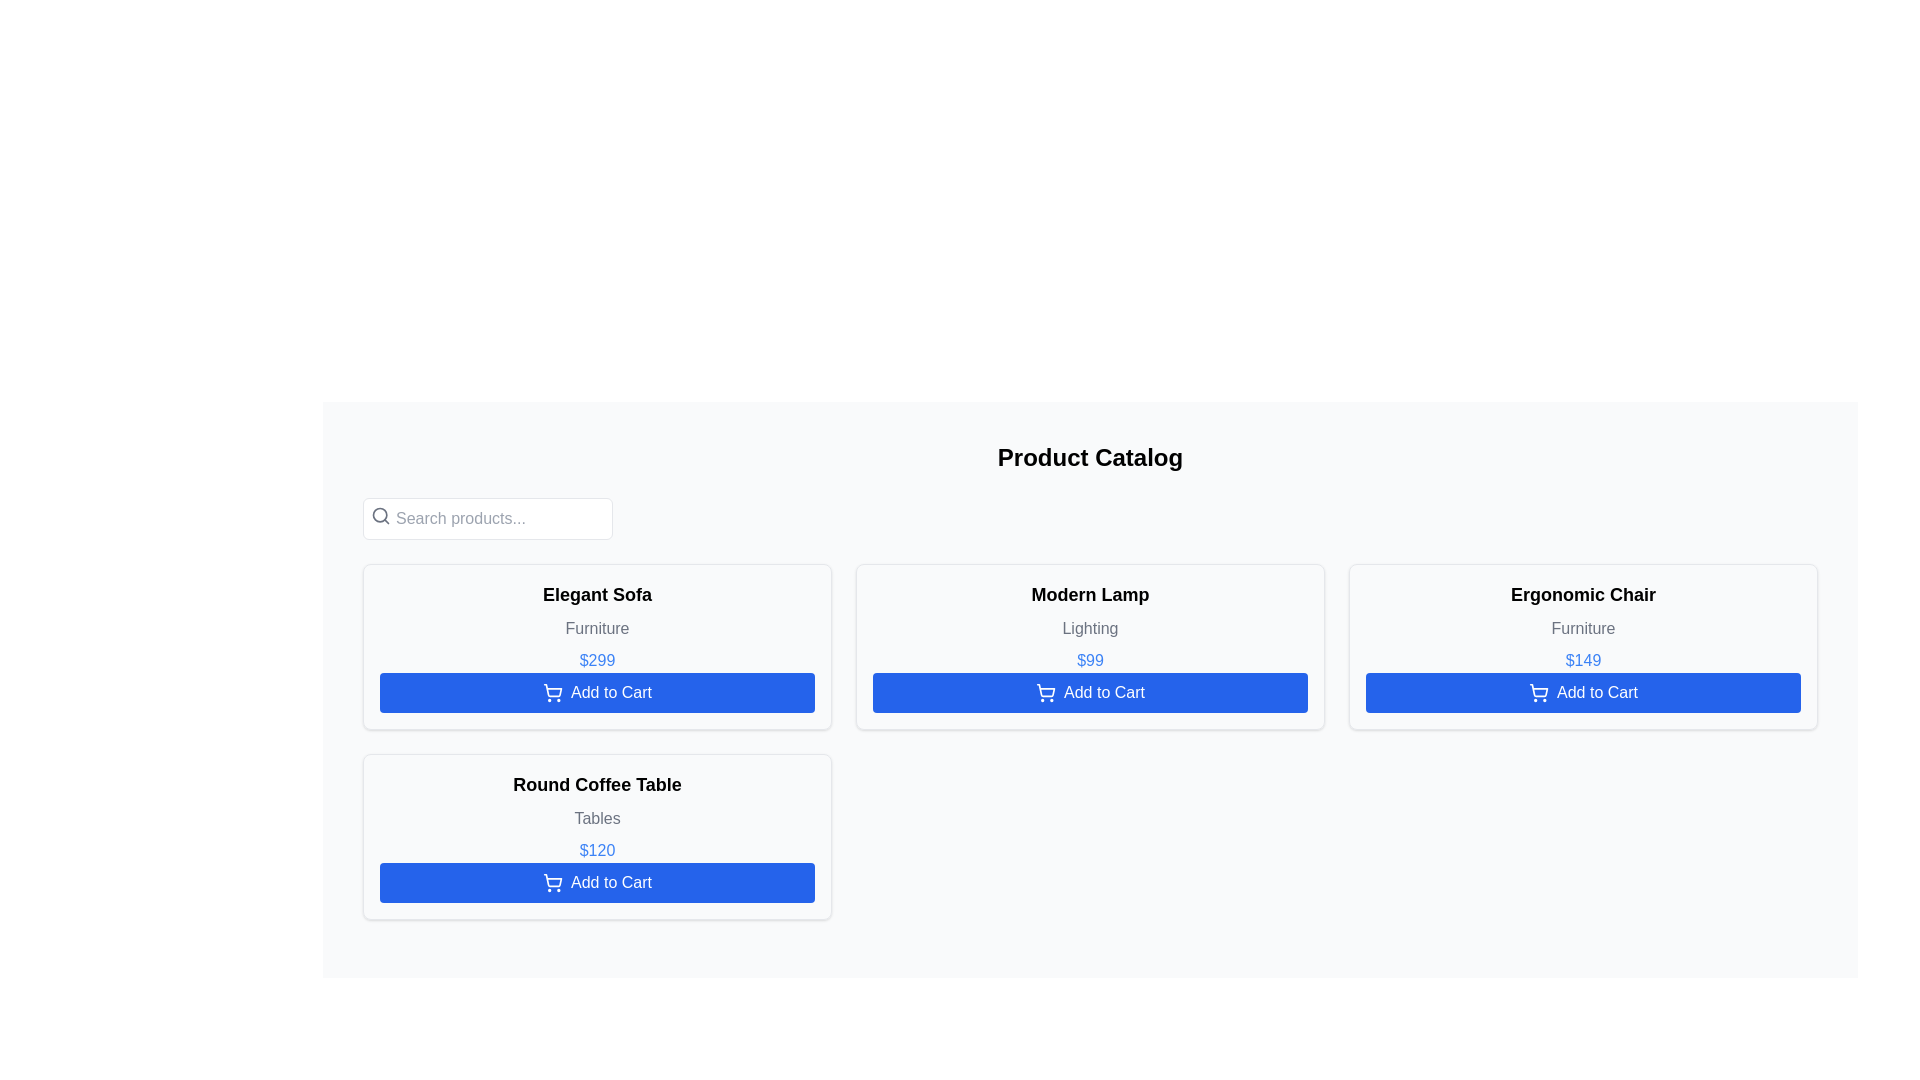 This screenshot has width=1920, height=1080. Describe the element at coordinates (1089, 609) in the screenshot. I see `text from the label that includes 'Modern Lamp' and 'Lighting', which is located in the central tile of a row of three items` at that location.